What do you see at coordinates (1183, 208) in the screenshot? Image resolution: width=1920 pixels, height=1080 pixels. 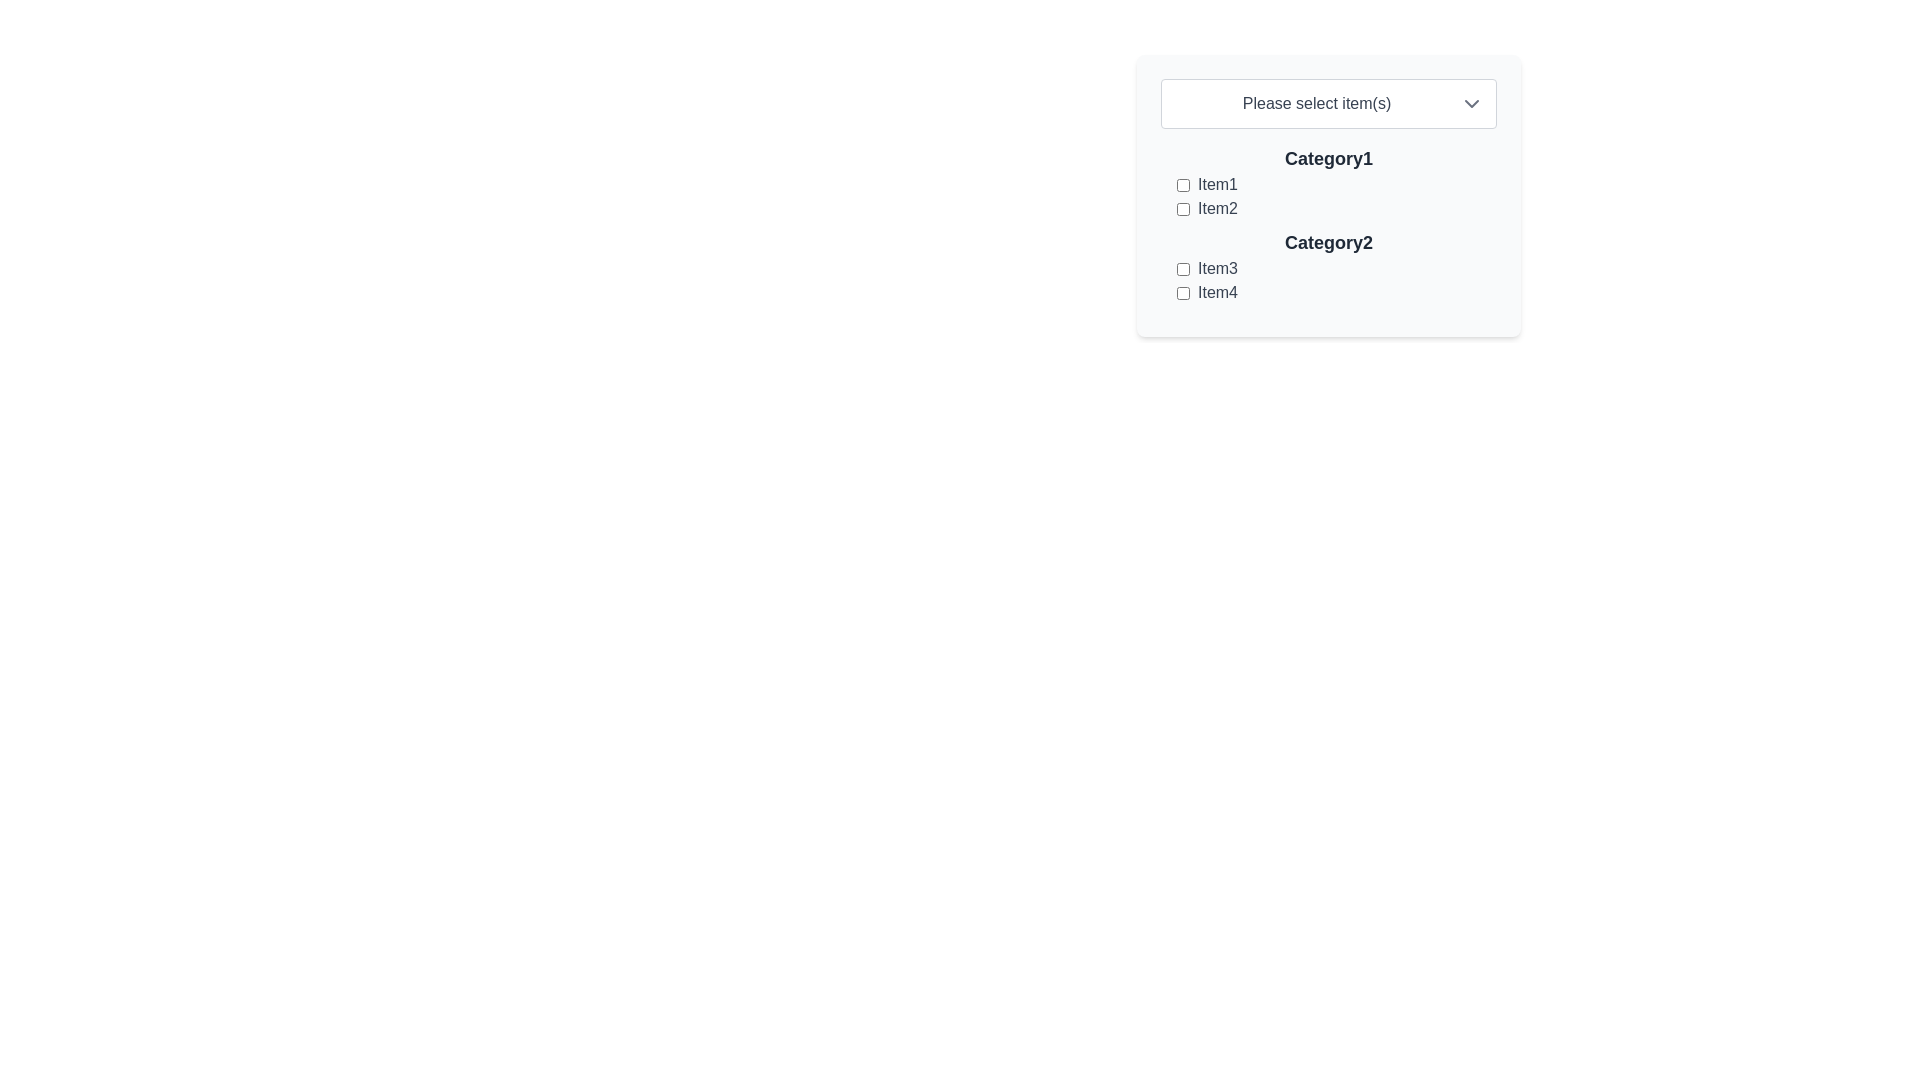 I see `the checkbox that enables the selection of 'Item2', located to the left of the text label within the second row of items in the 'Category1' section` at bounding box center [1183, 208].